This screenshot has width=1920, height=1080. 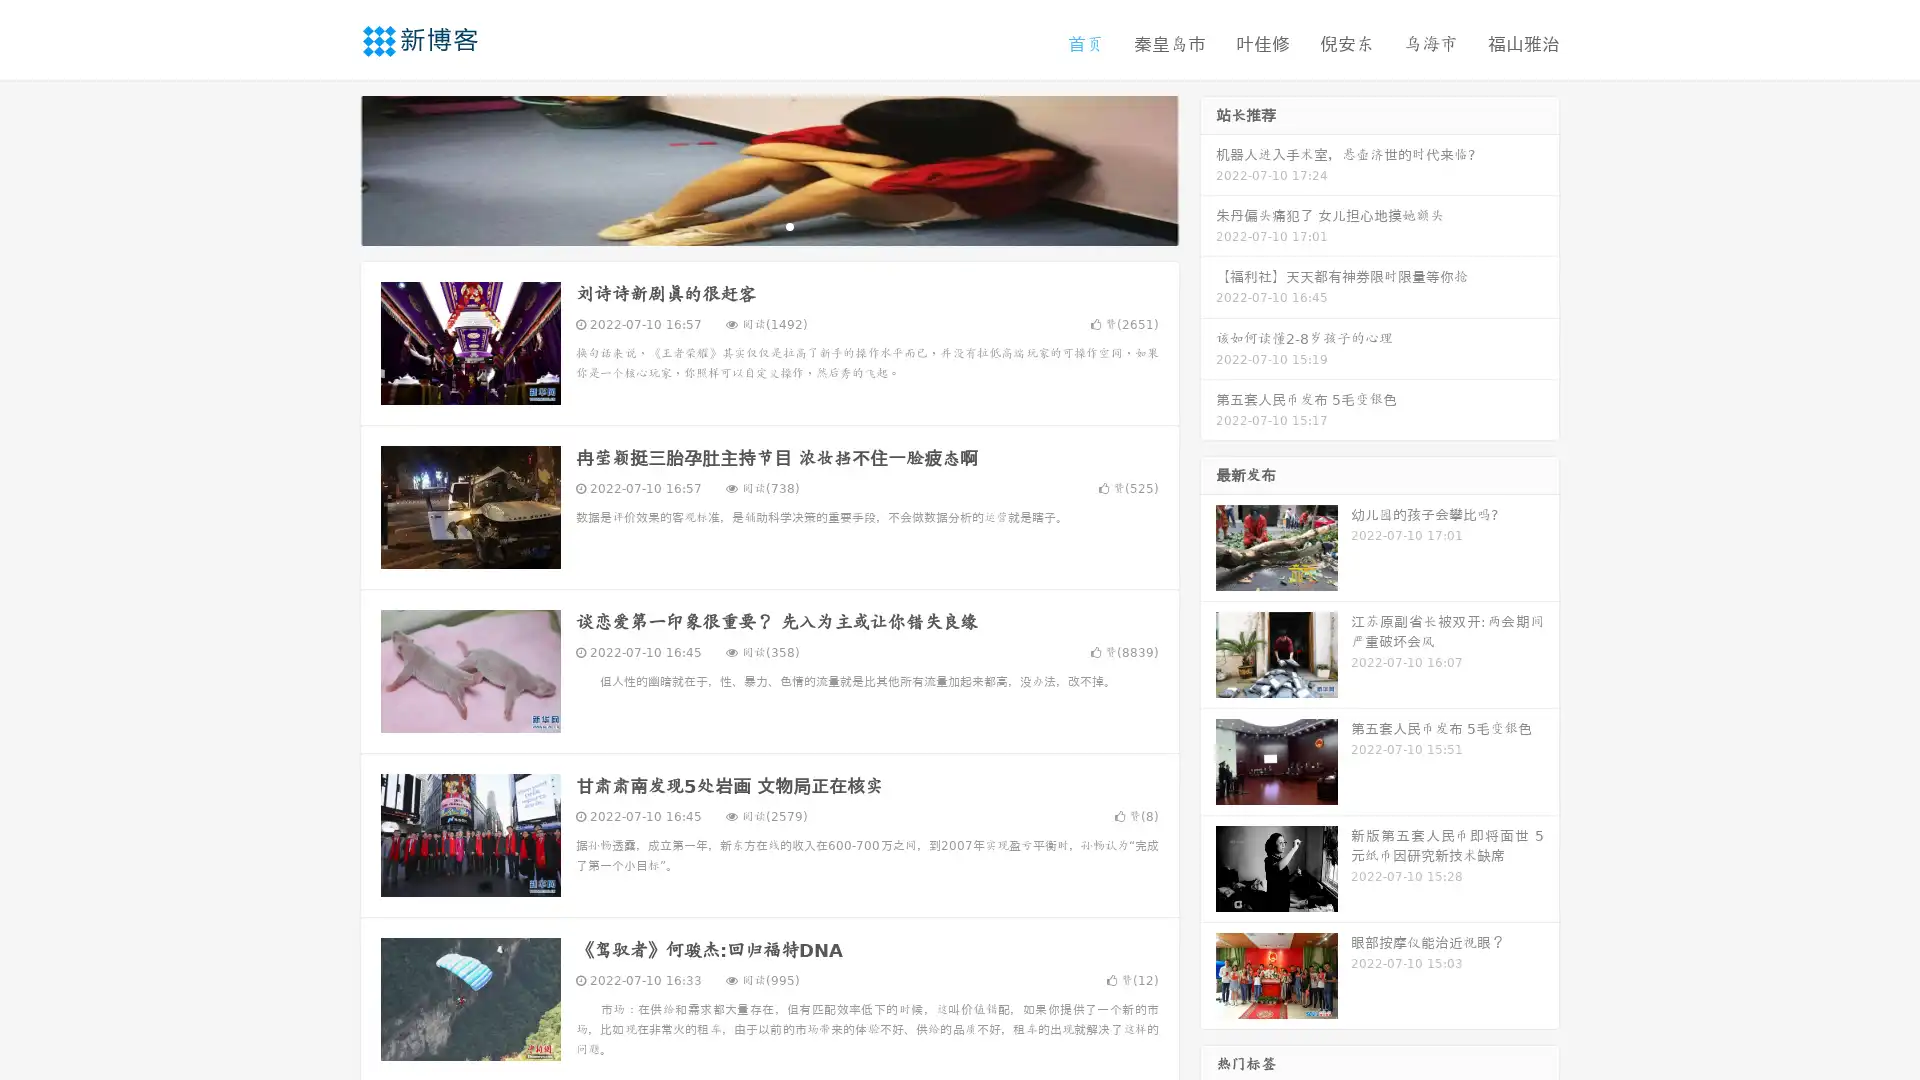 I want to click on Go to slide 3, so click(x=789, y=225).